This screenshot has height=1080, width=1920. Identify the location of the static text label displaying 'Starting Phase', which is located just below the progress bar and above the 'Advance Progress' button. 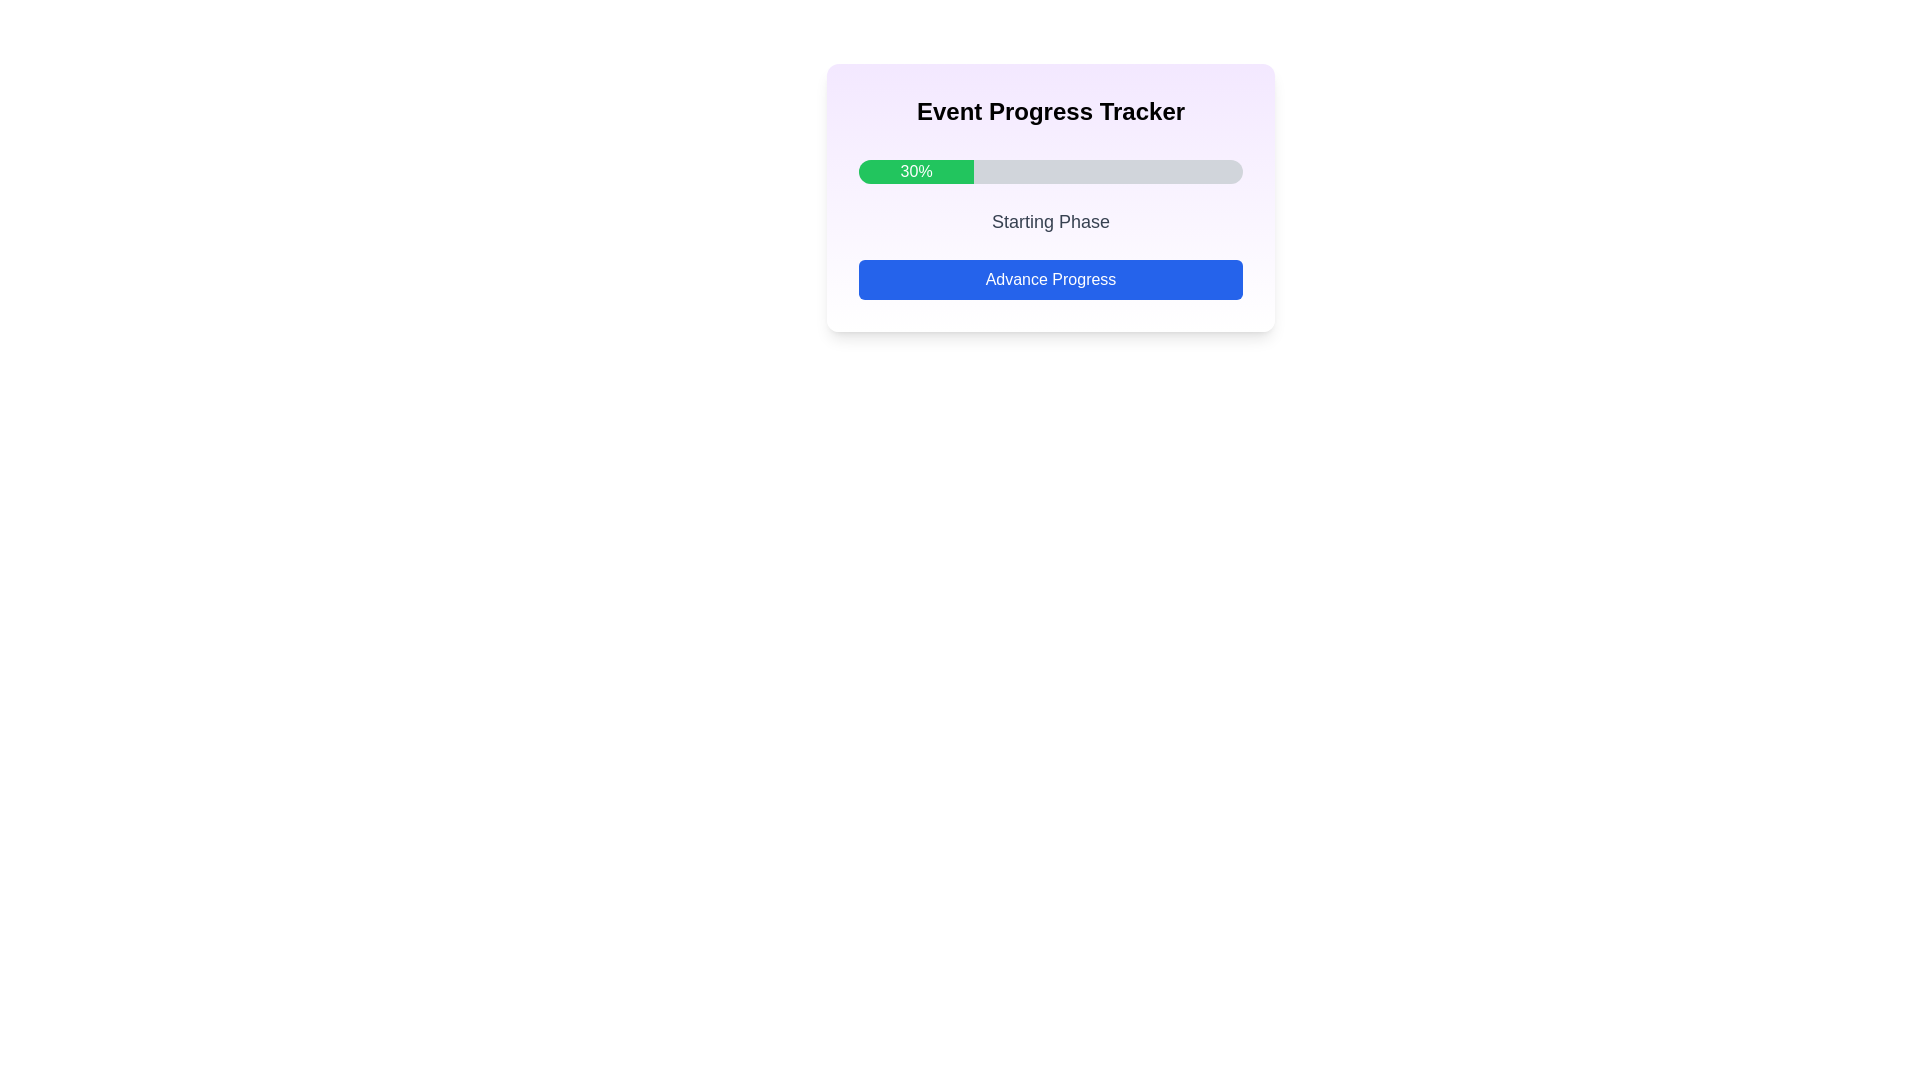
(1050, 222).